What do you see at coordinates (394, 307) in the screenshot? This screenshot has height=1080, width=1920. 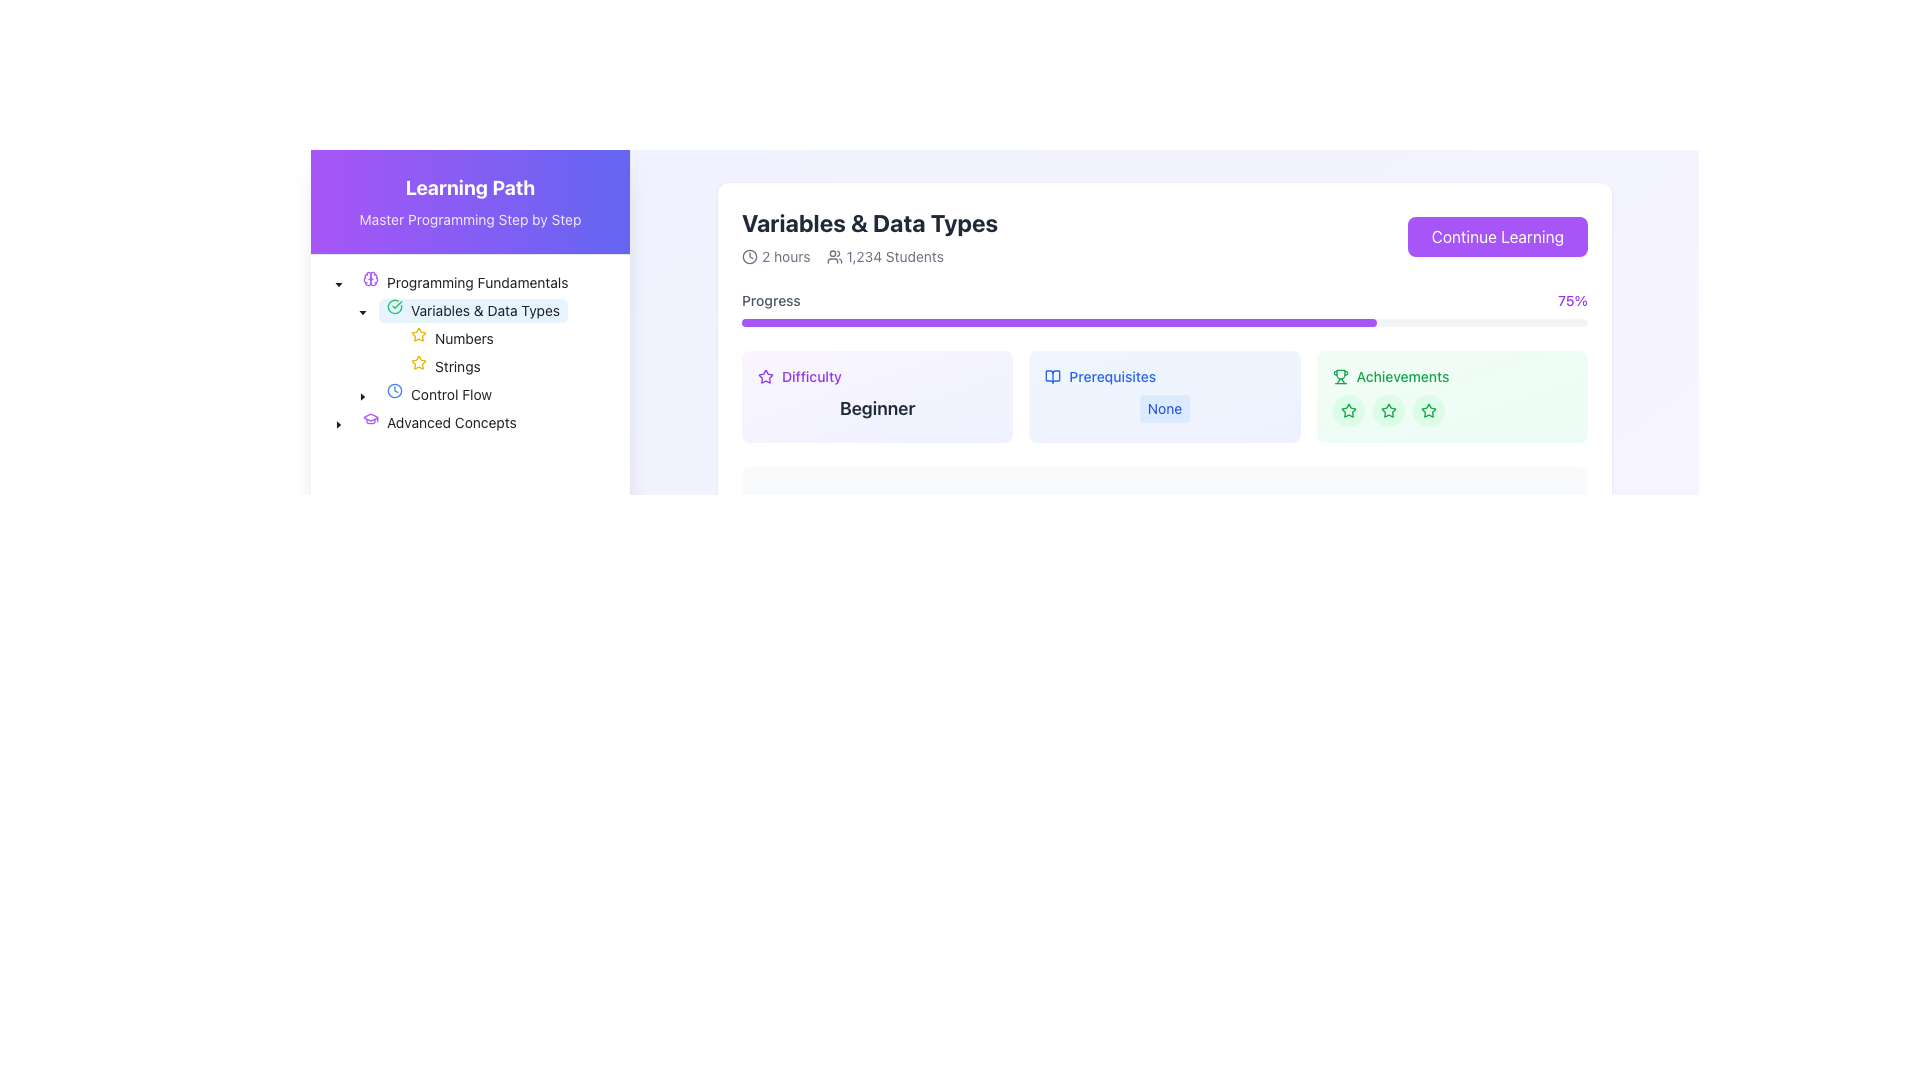 I see `the circular icon with a green checkmark located in the sidebar under the 'Programming Fundamentals' section, next to the 'Variables & Data Types' label` at bounding box center [394, 307].